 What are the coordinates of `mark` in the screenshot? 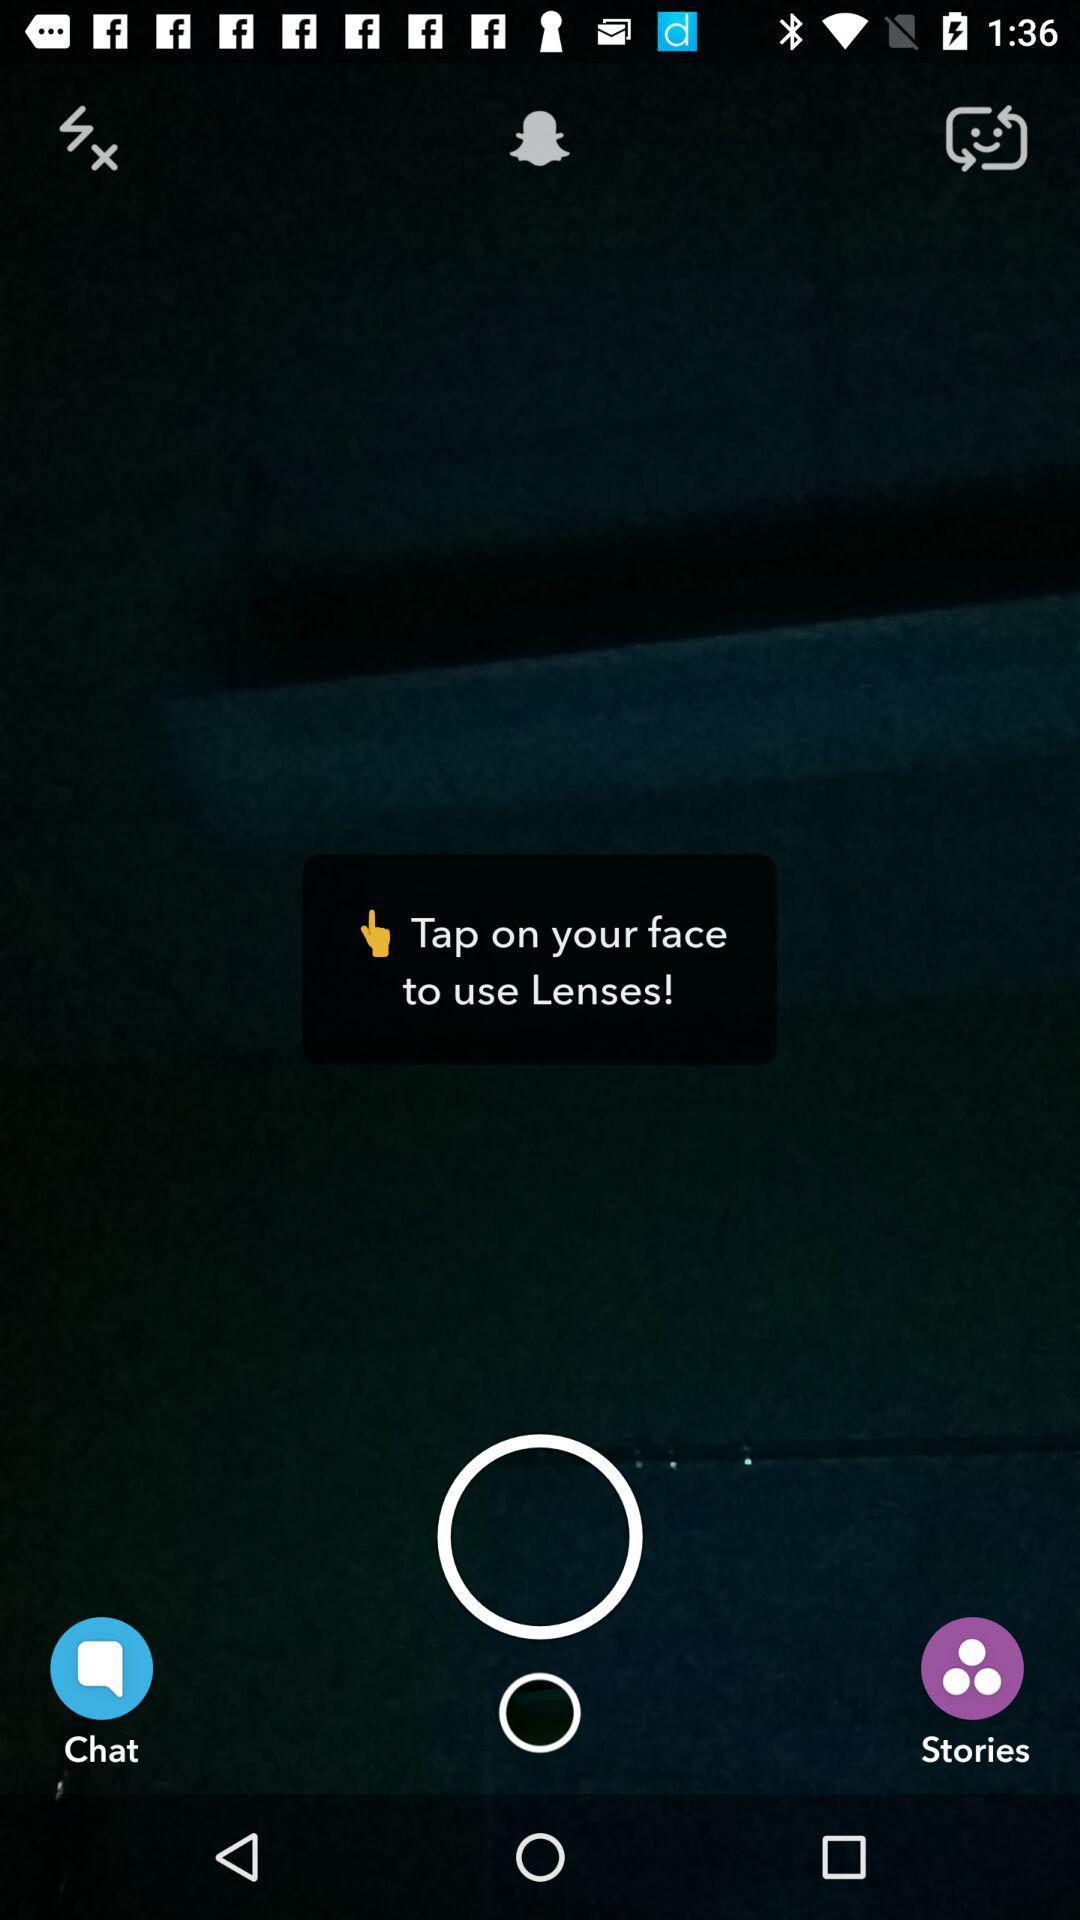 It's located at (93, 137).